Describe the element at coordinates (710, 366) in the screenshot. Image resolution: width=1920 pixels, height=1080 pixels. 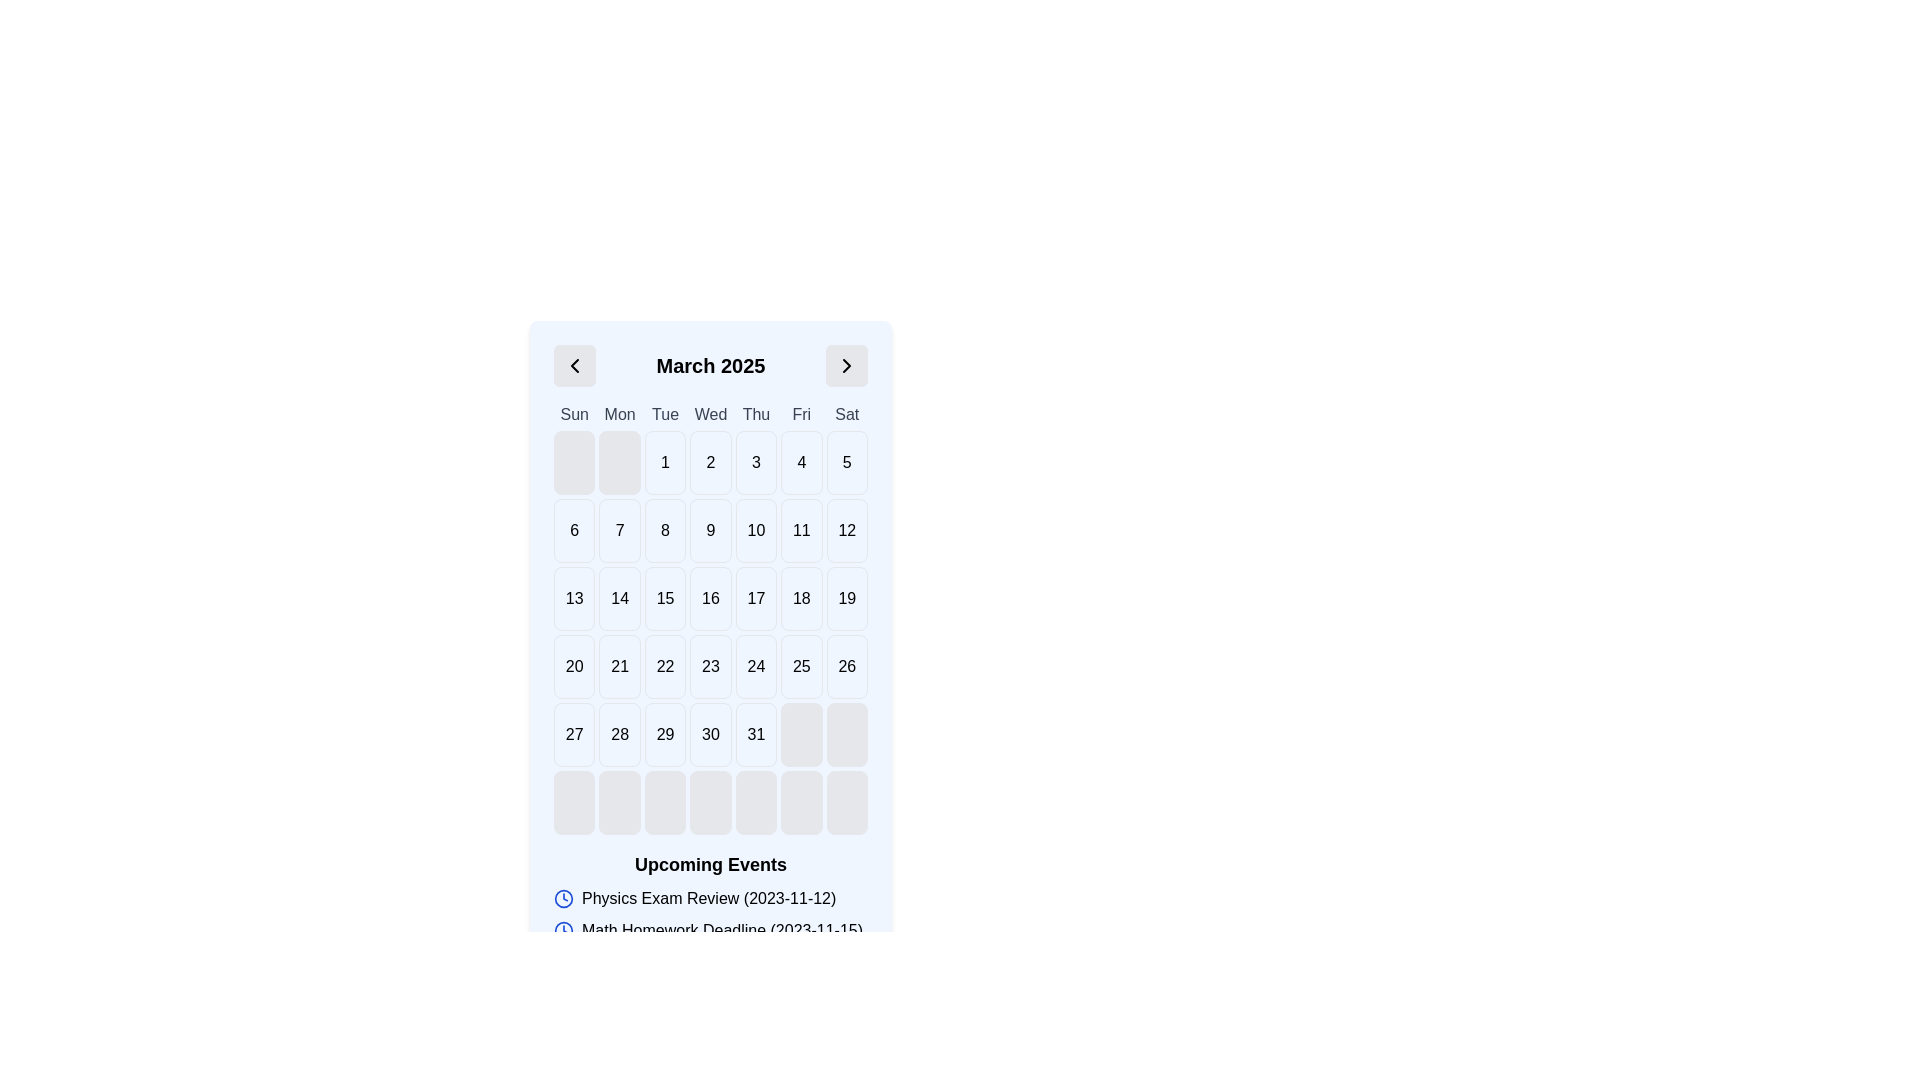
I see `text displayed in the bold text label indicating the title 'March 2025', which is centrally positioned in the header row of the calendar interface` at that location.